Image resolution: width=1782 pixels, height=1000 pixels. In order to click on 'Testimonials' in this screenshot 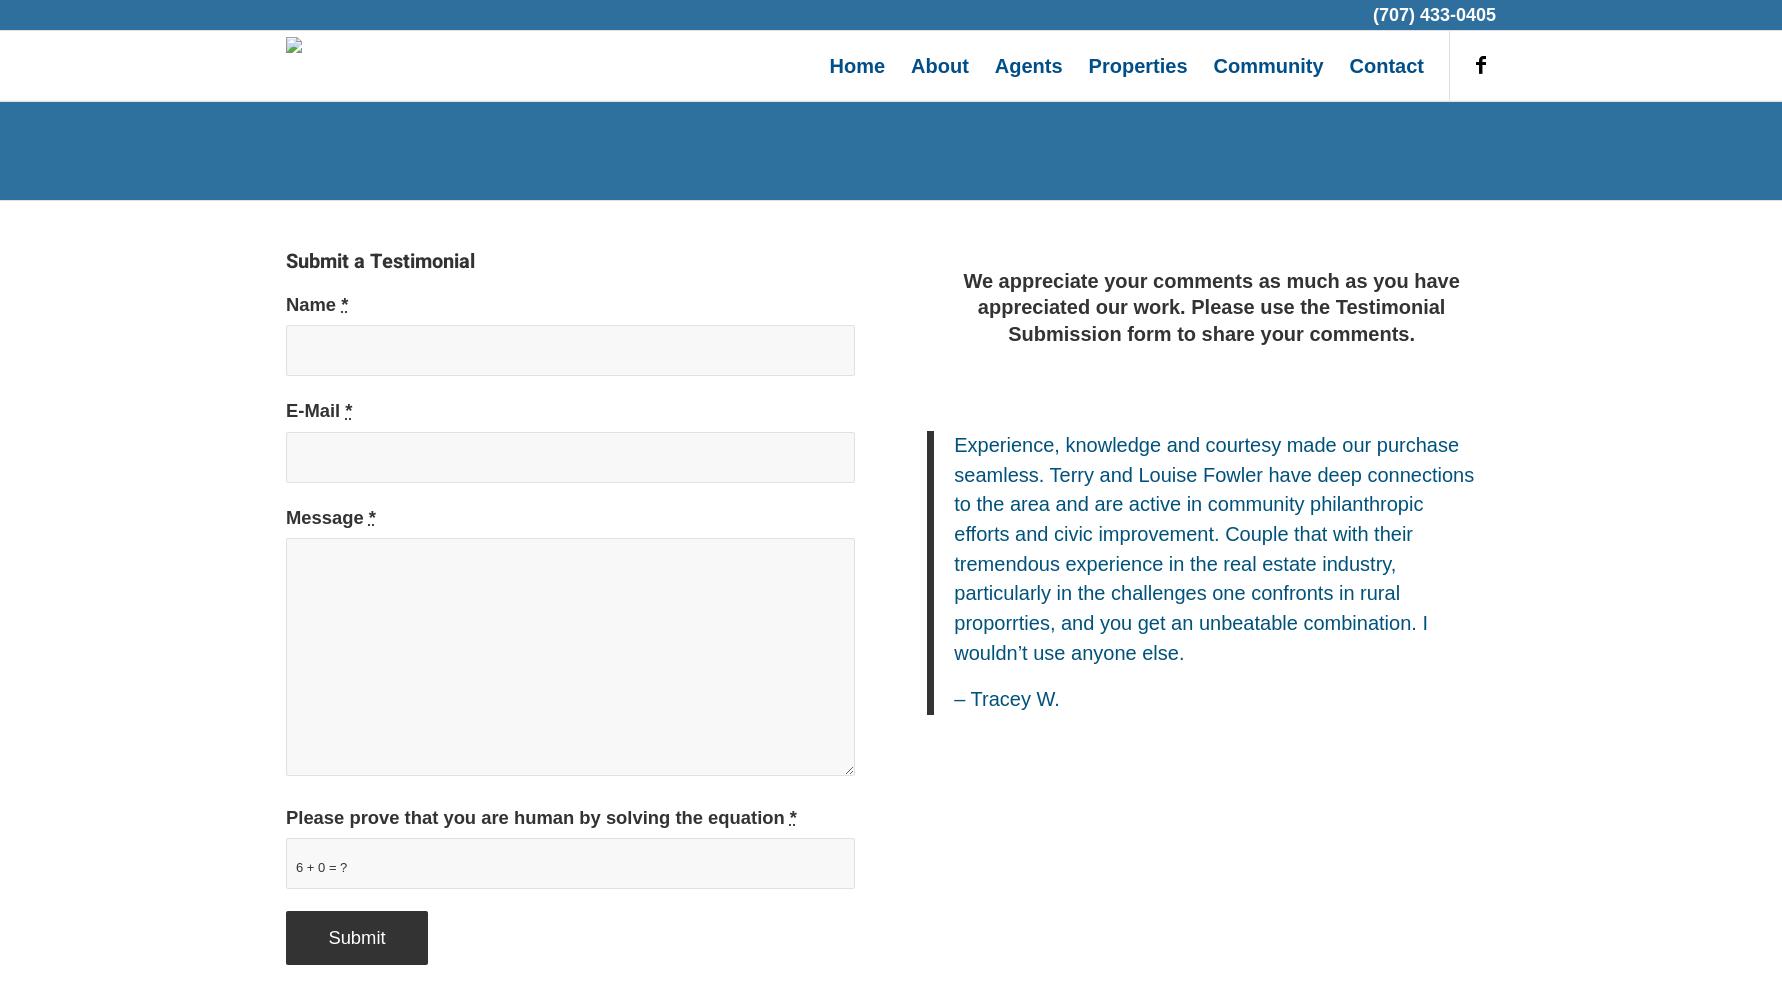, I will do `click(889, 149)`.